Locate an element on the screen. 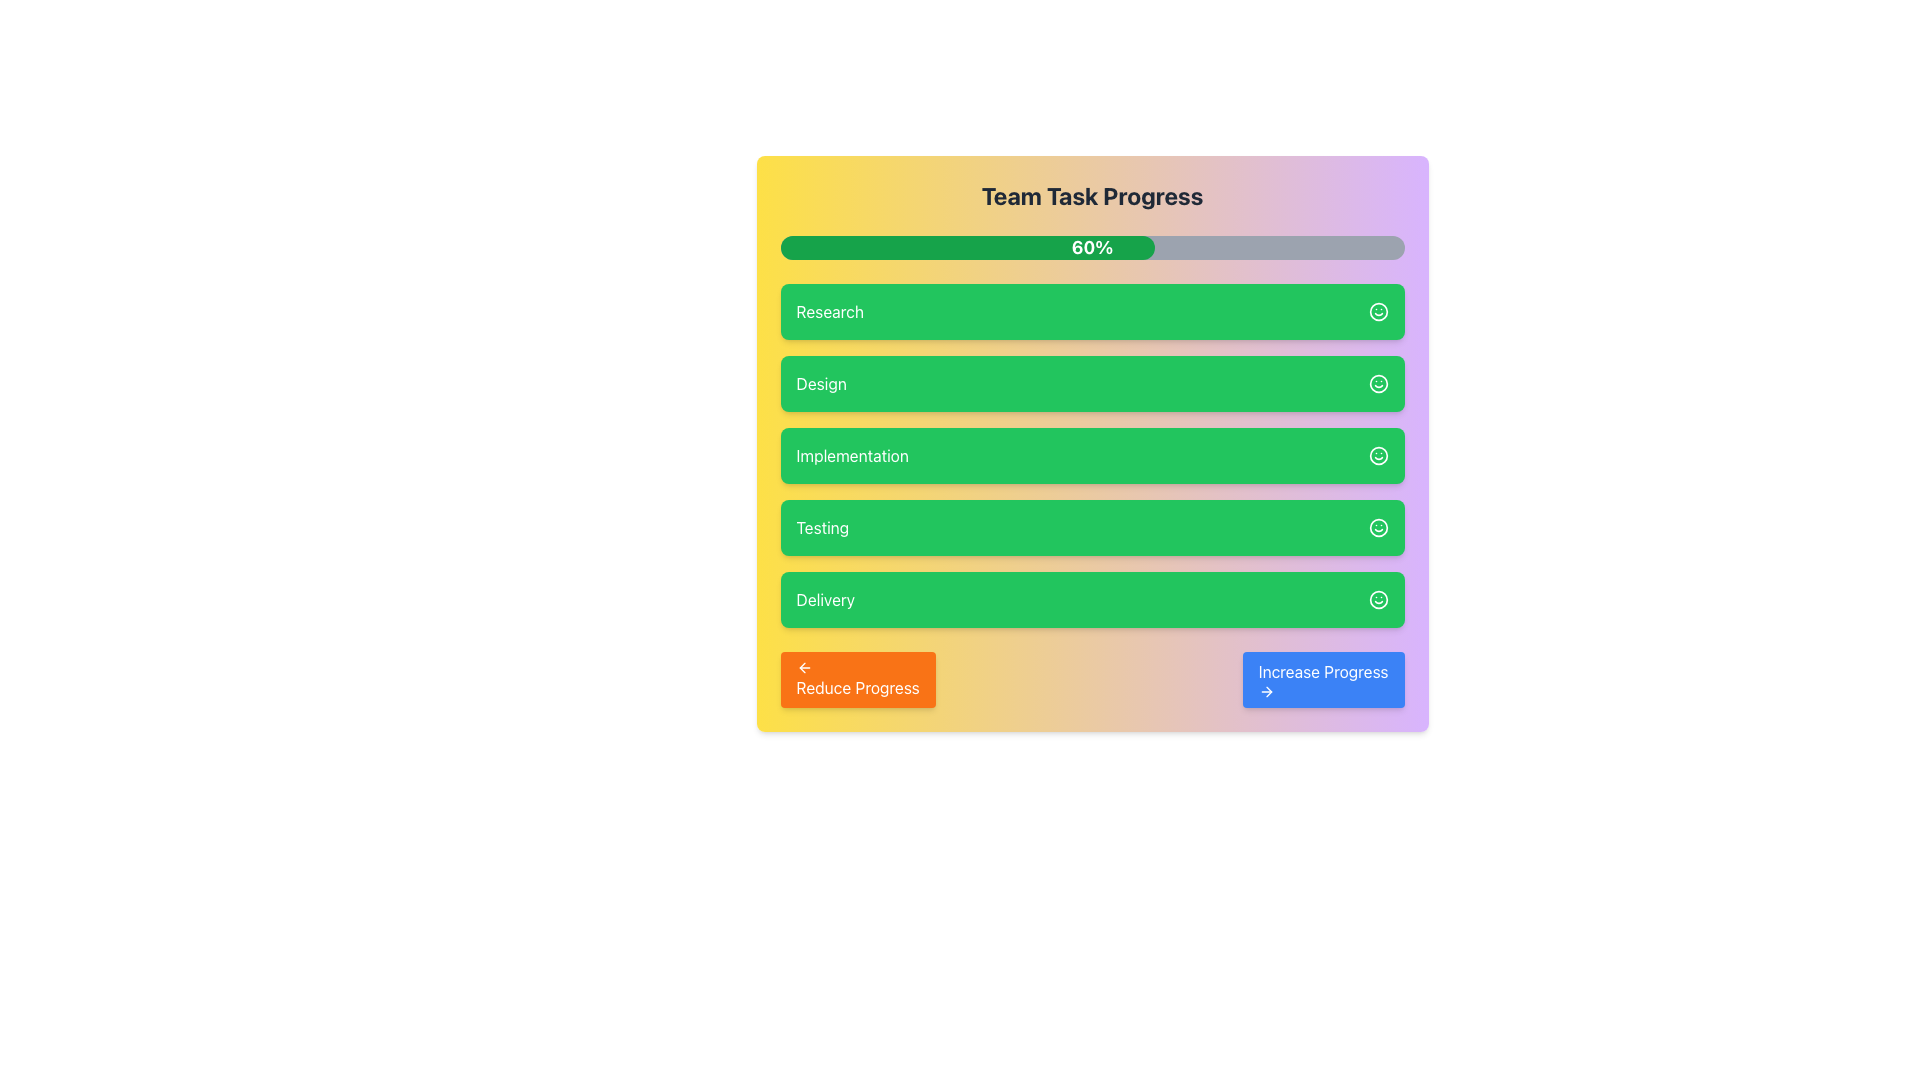  the header text 'Team Task Progress', which is styled in bold and centered, located at the top of a card-like layout in a task management interface is located at coordinates (1091, 196).